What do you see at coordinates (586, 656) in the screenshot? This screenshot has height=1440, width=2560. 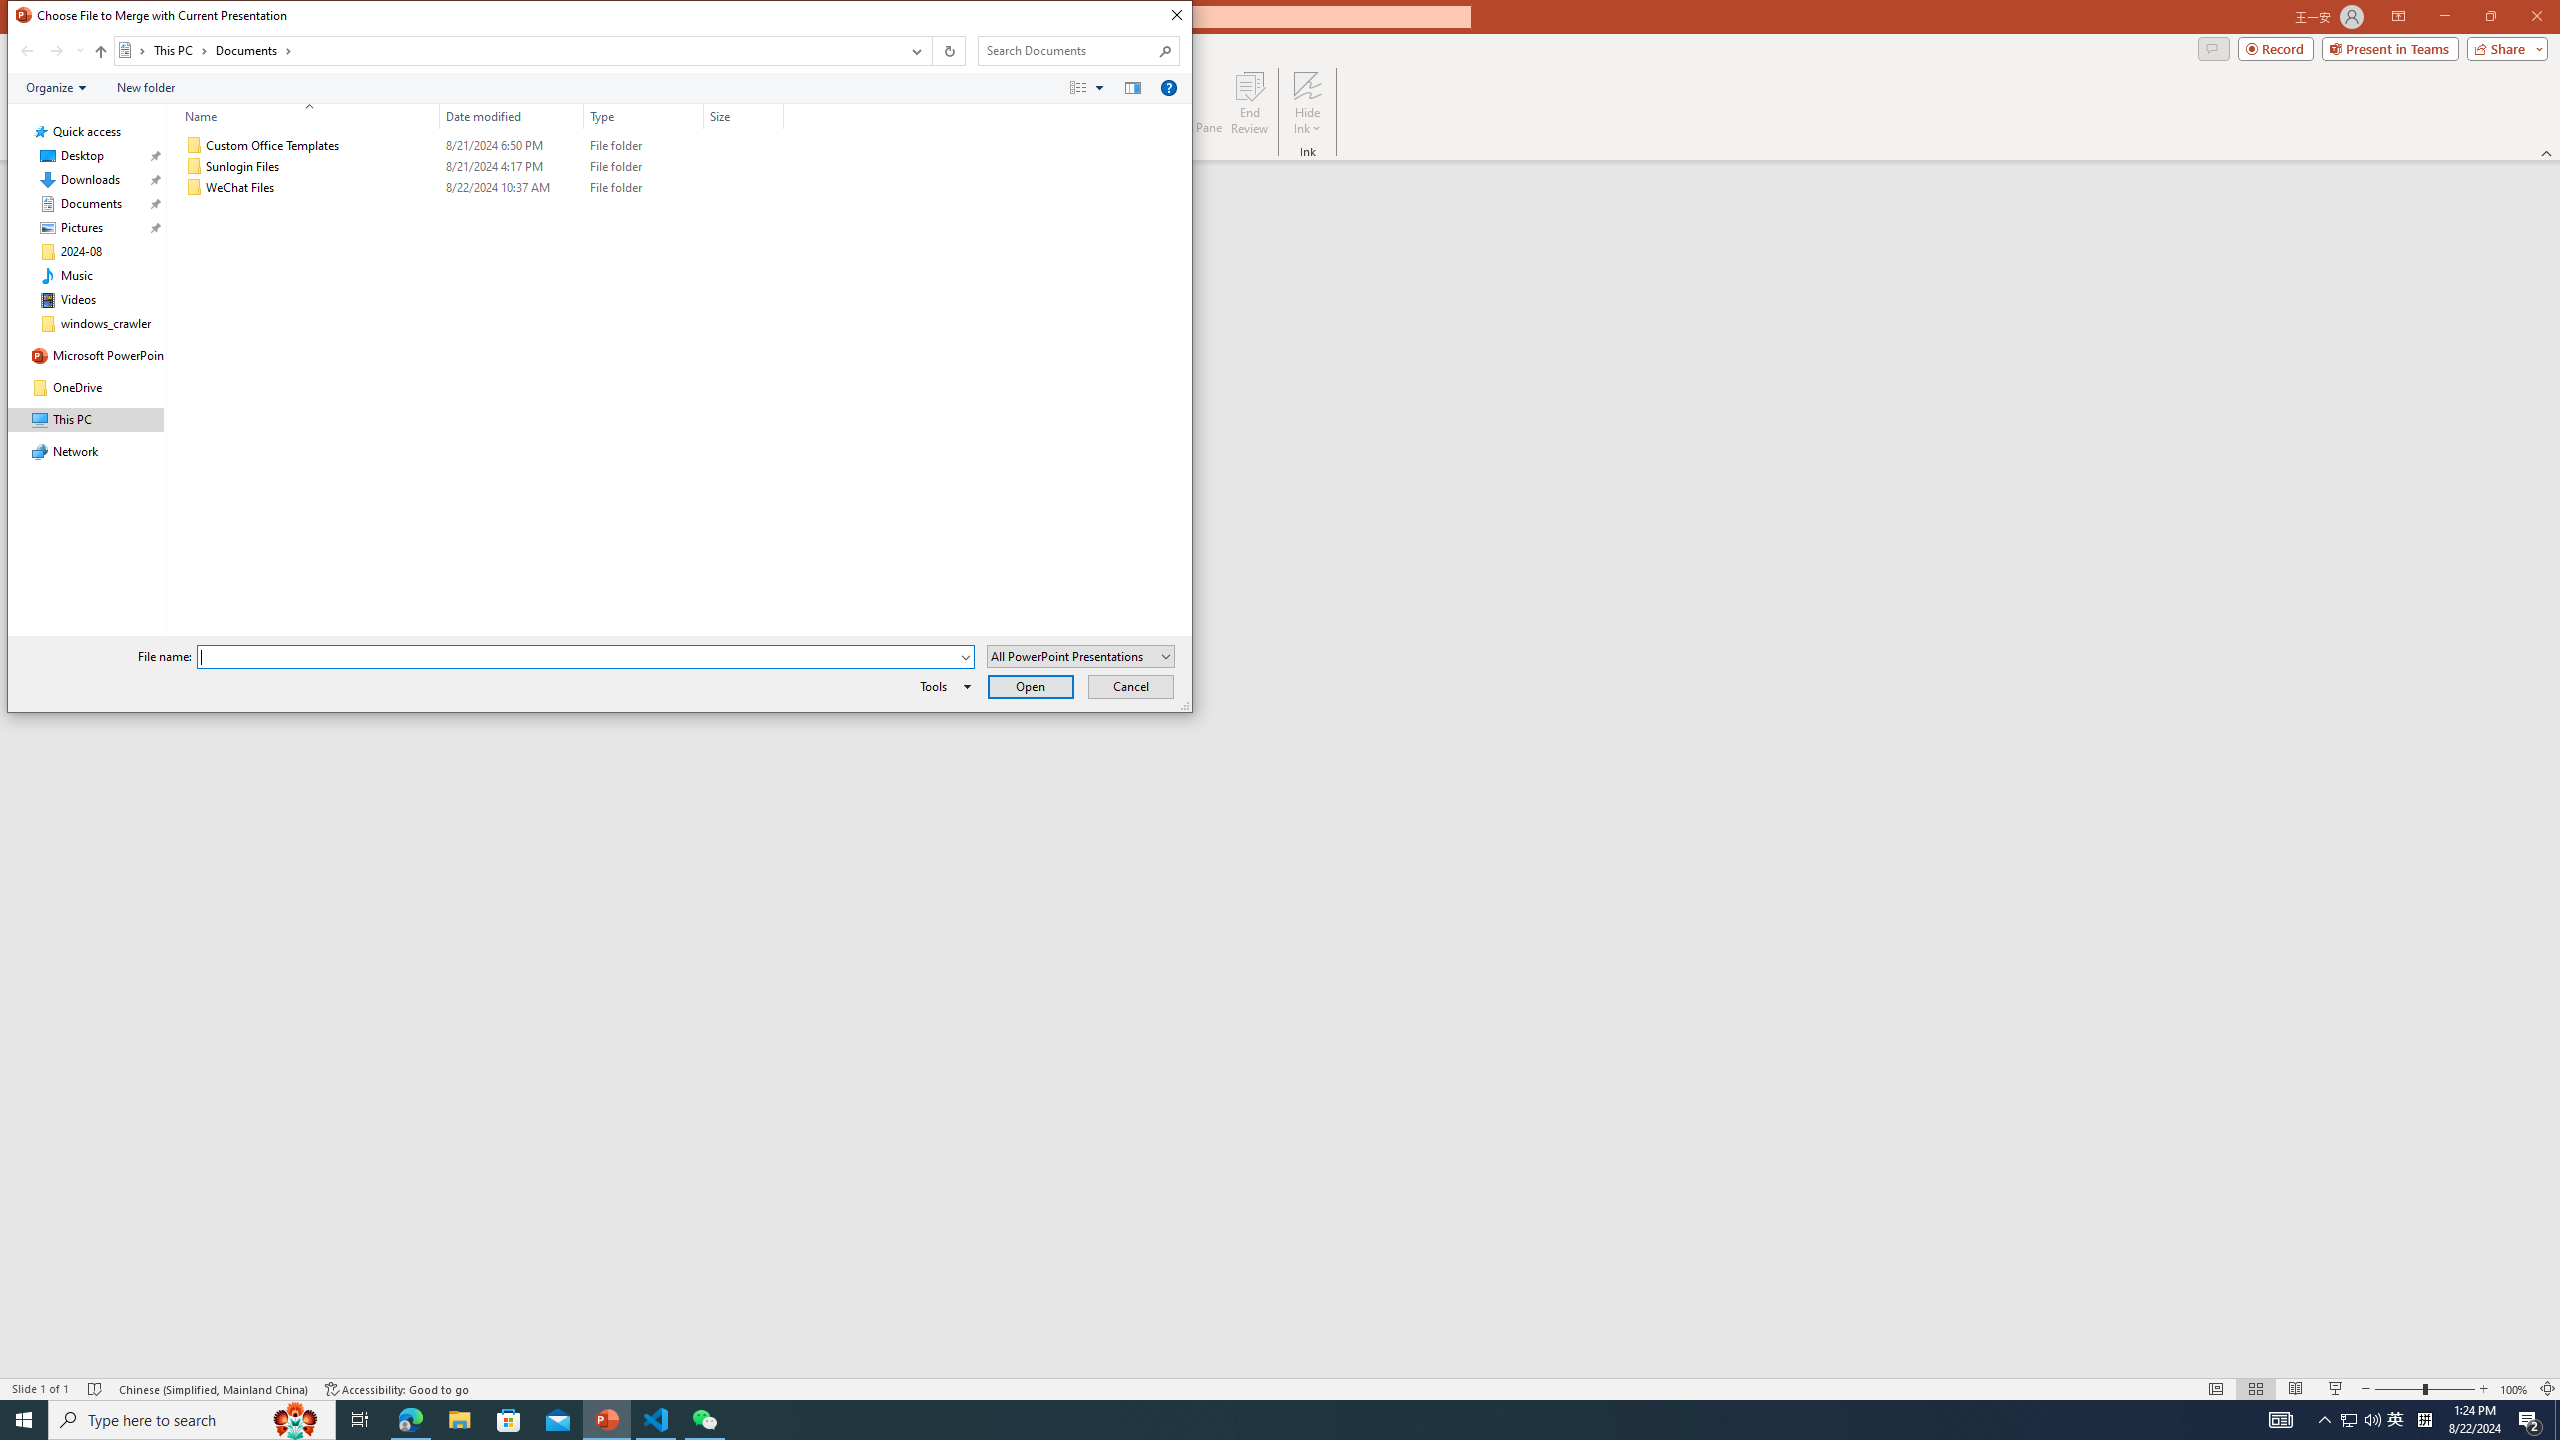 I see `'File name:'` at bounding box center [586, 656].